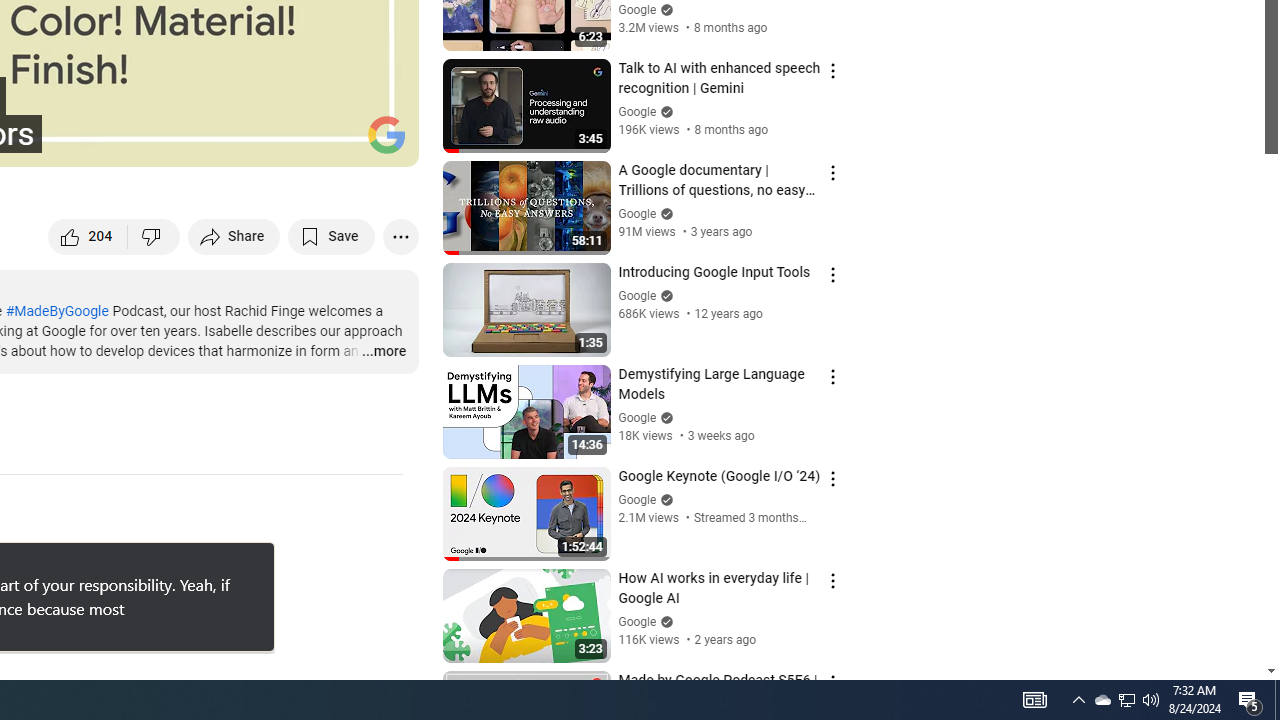  I want to click on '#MadeByGoogle', so click(56, 311).